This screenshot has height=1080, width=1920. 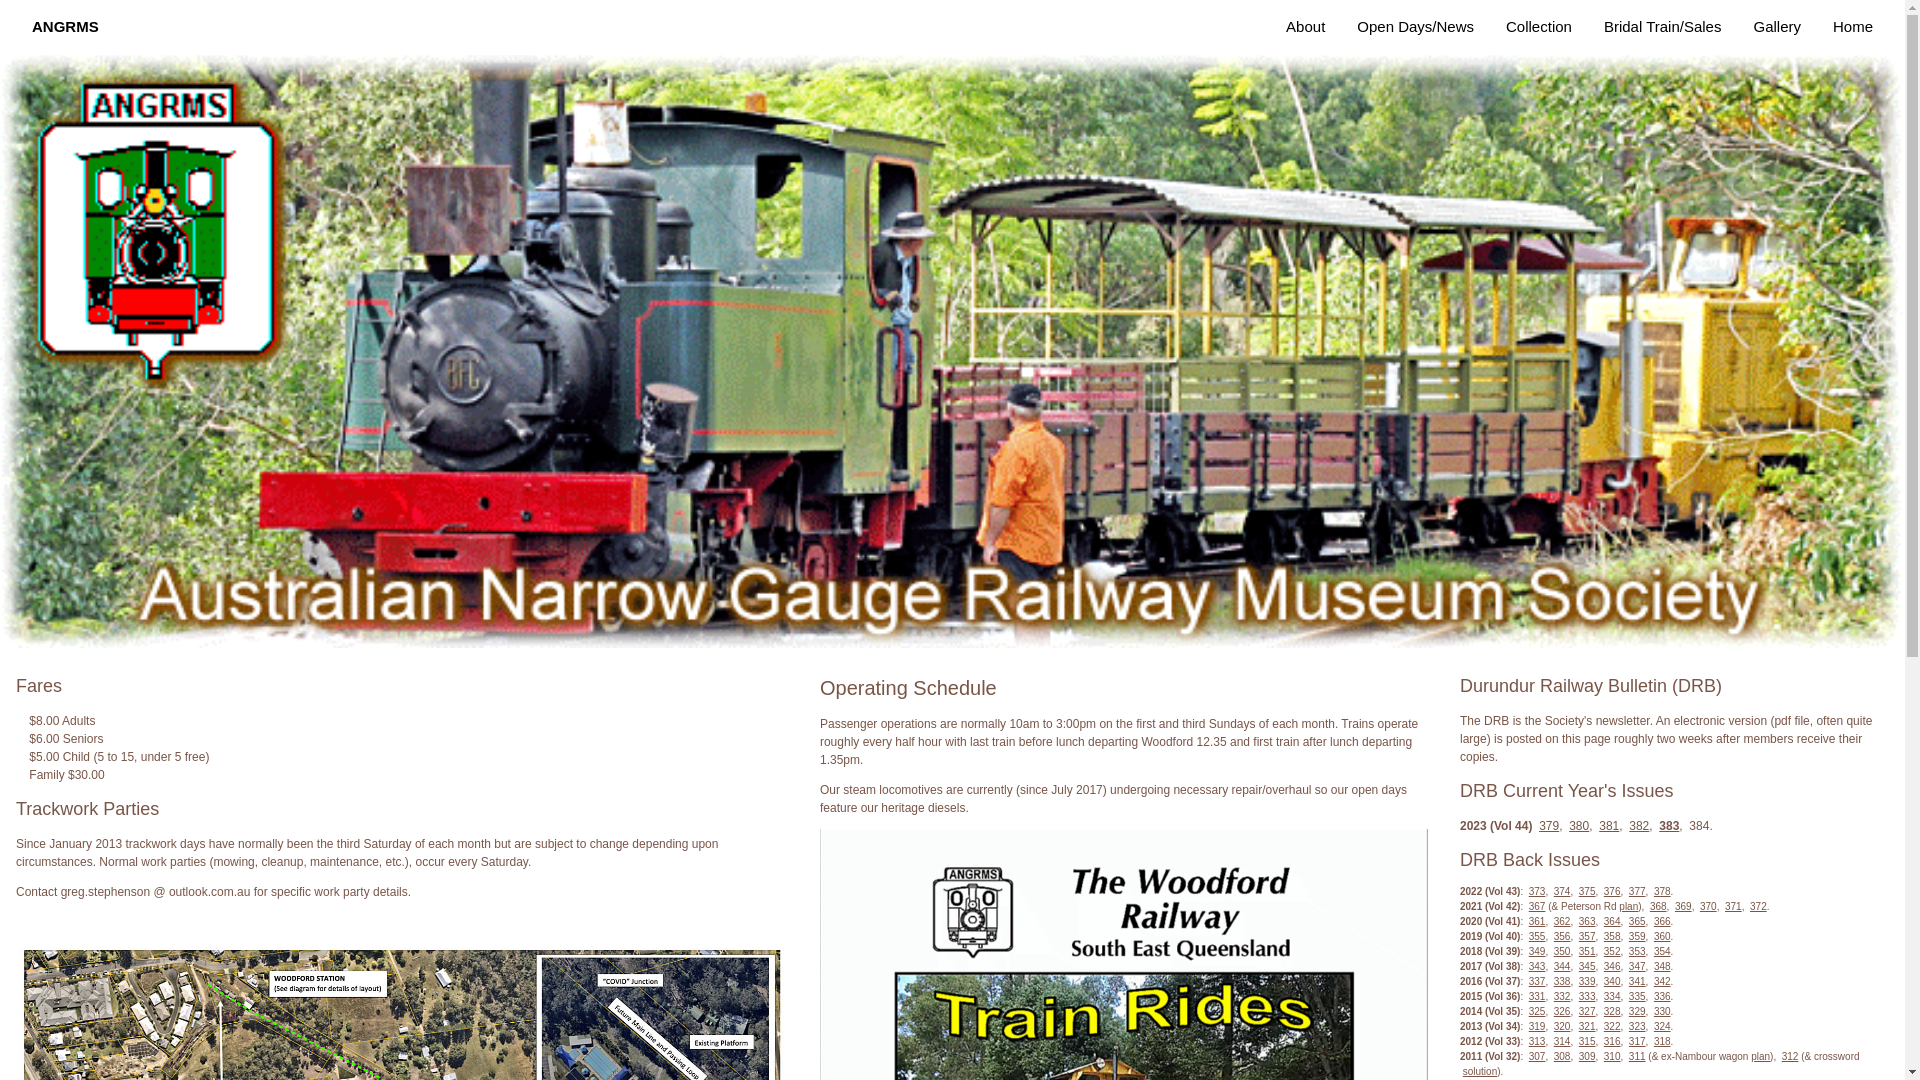 What do you see at coordinates (1568, 825) in the screenshot?
I see `'380'` at bounding box center [1568, 825].